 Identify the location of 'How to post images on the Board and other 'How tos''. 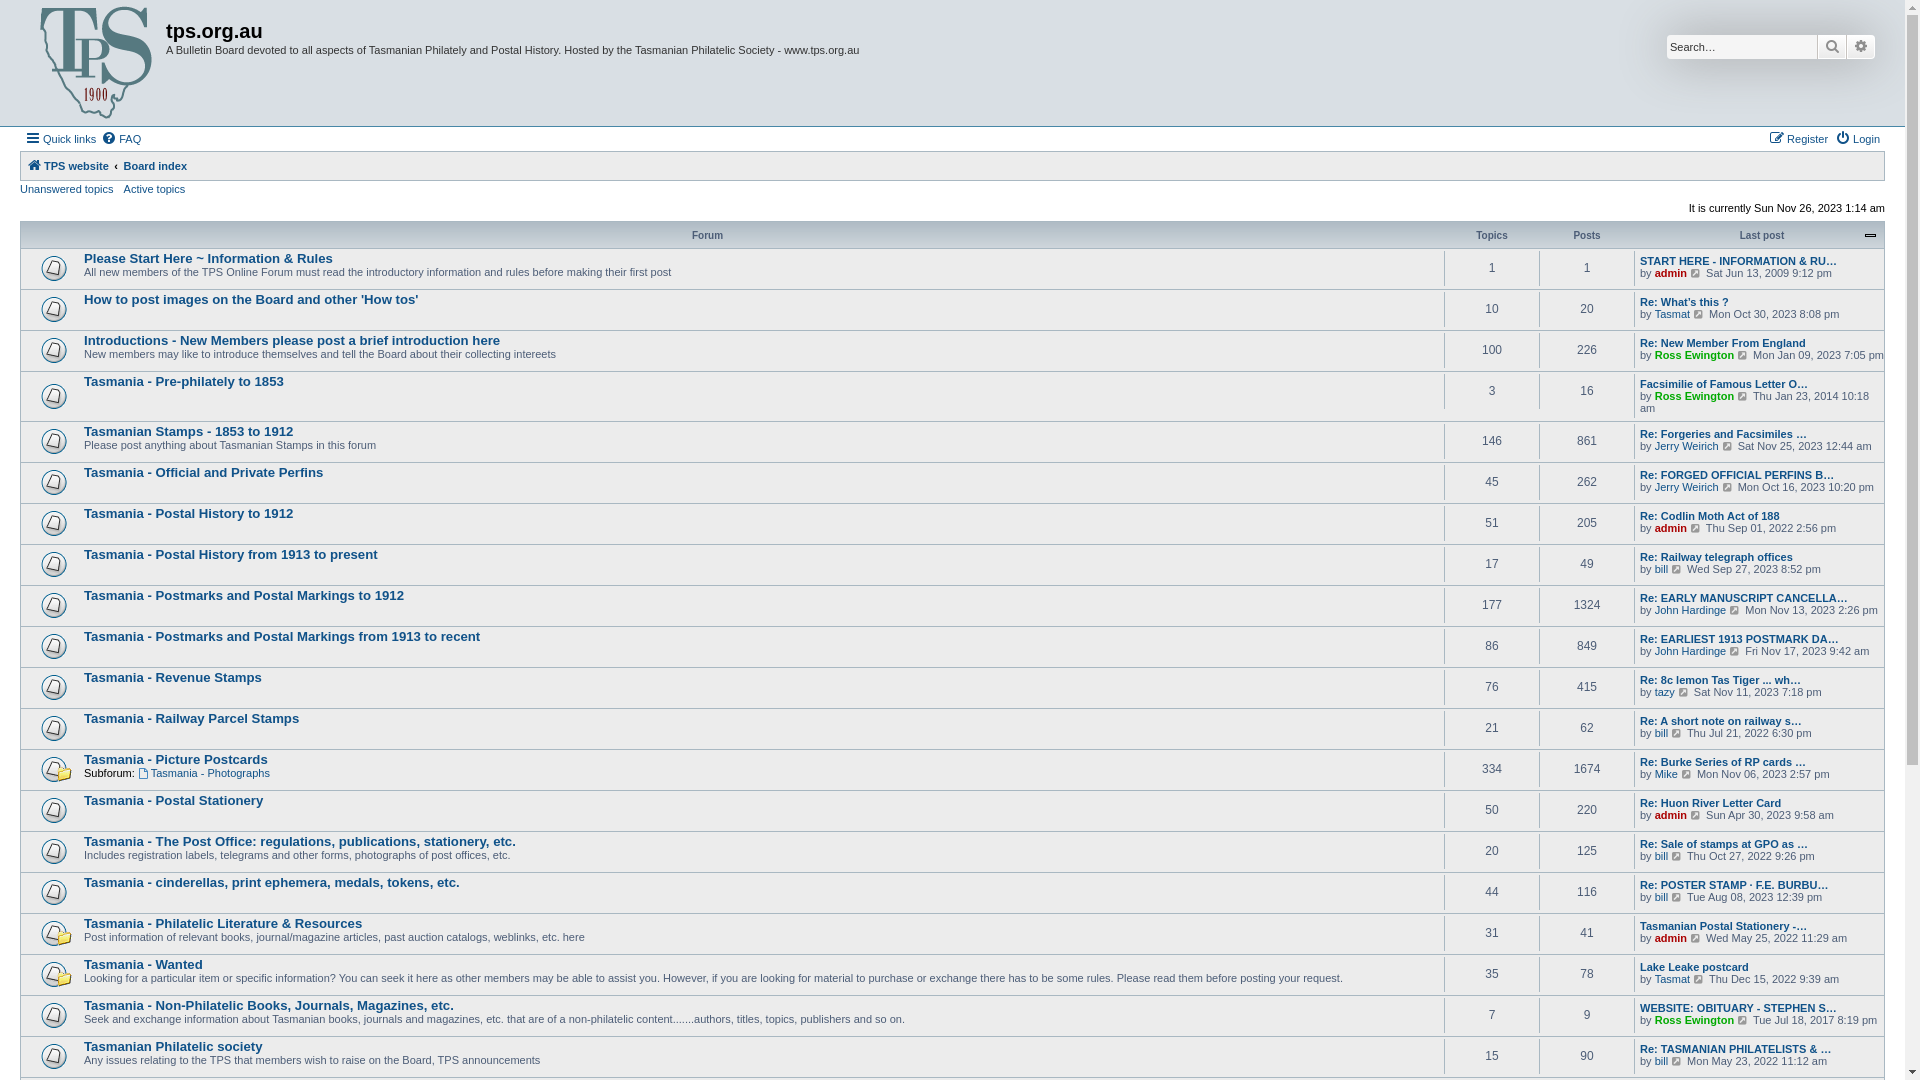
(250, 299).